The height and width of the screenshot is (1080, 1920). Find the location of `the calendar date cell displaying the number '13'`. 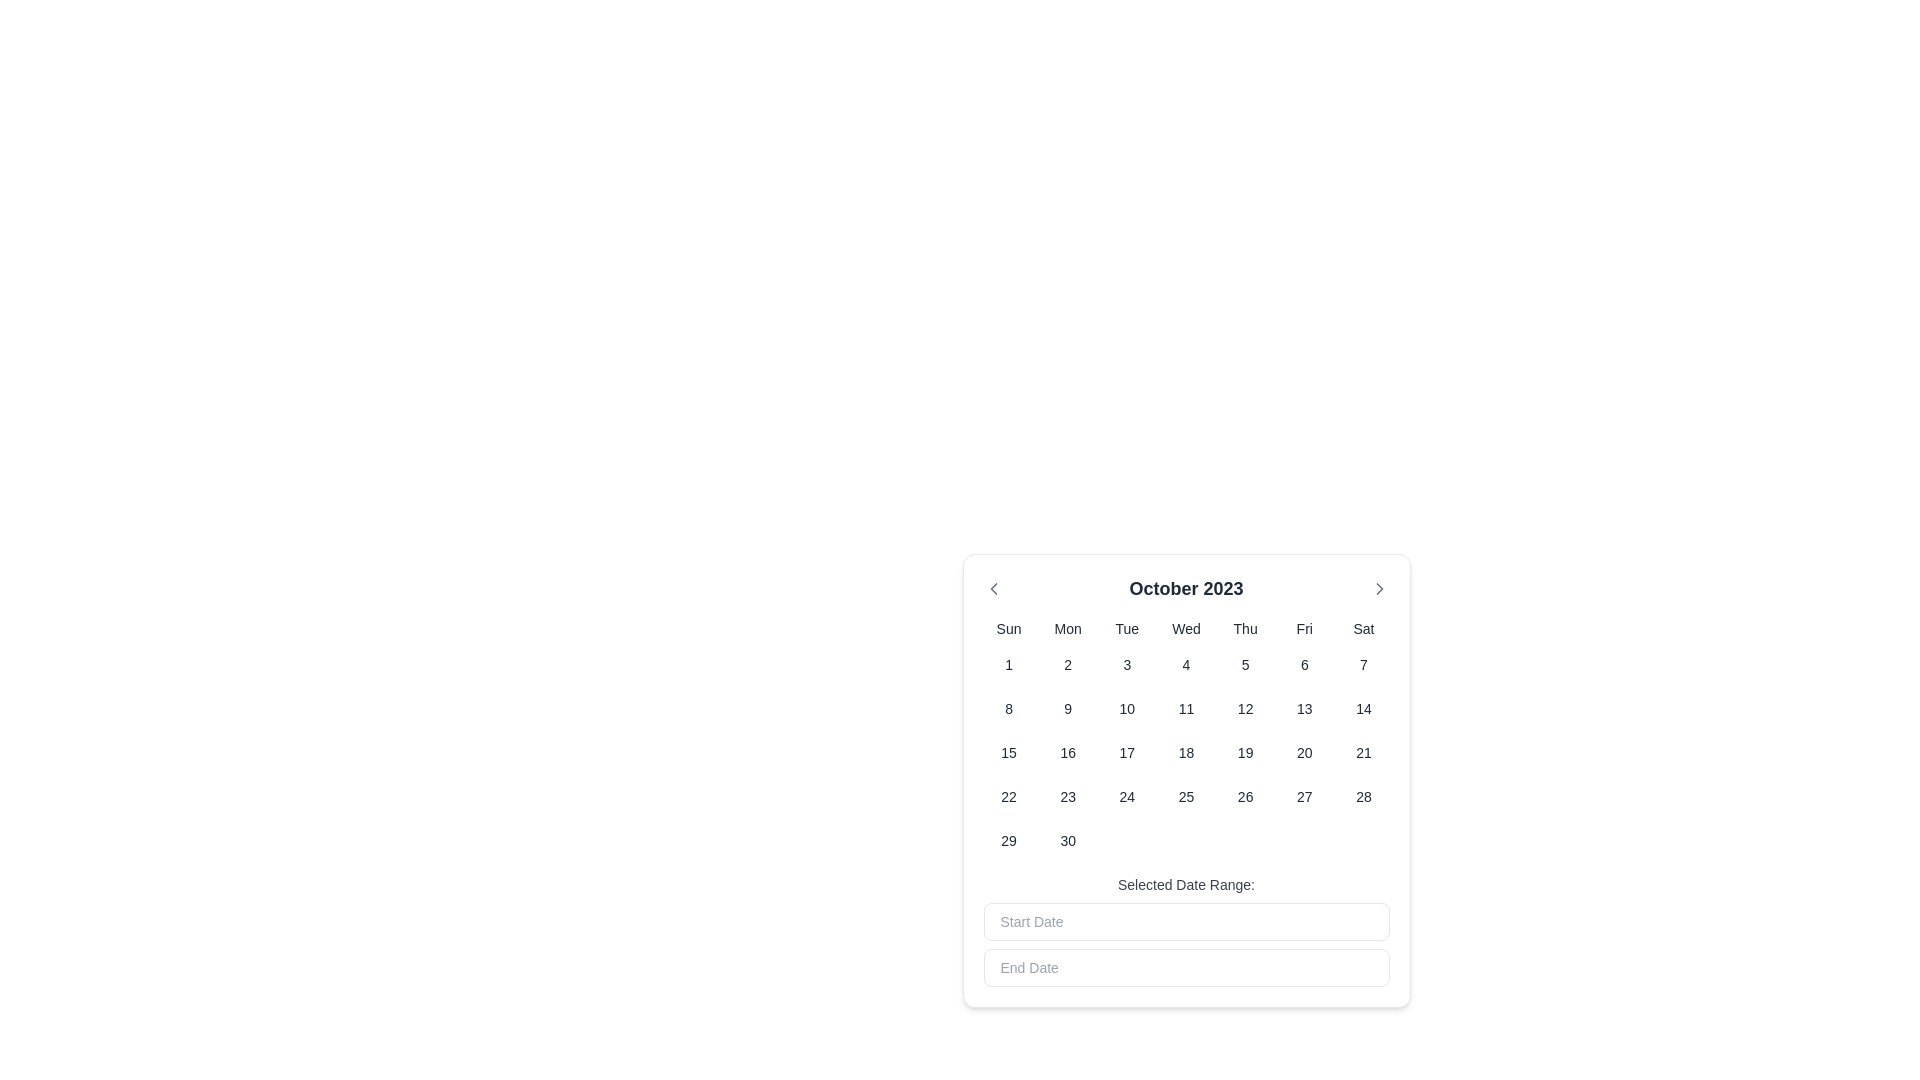

the calendar date cell displaying the number '13' is located at coordinates (1304, 708).